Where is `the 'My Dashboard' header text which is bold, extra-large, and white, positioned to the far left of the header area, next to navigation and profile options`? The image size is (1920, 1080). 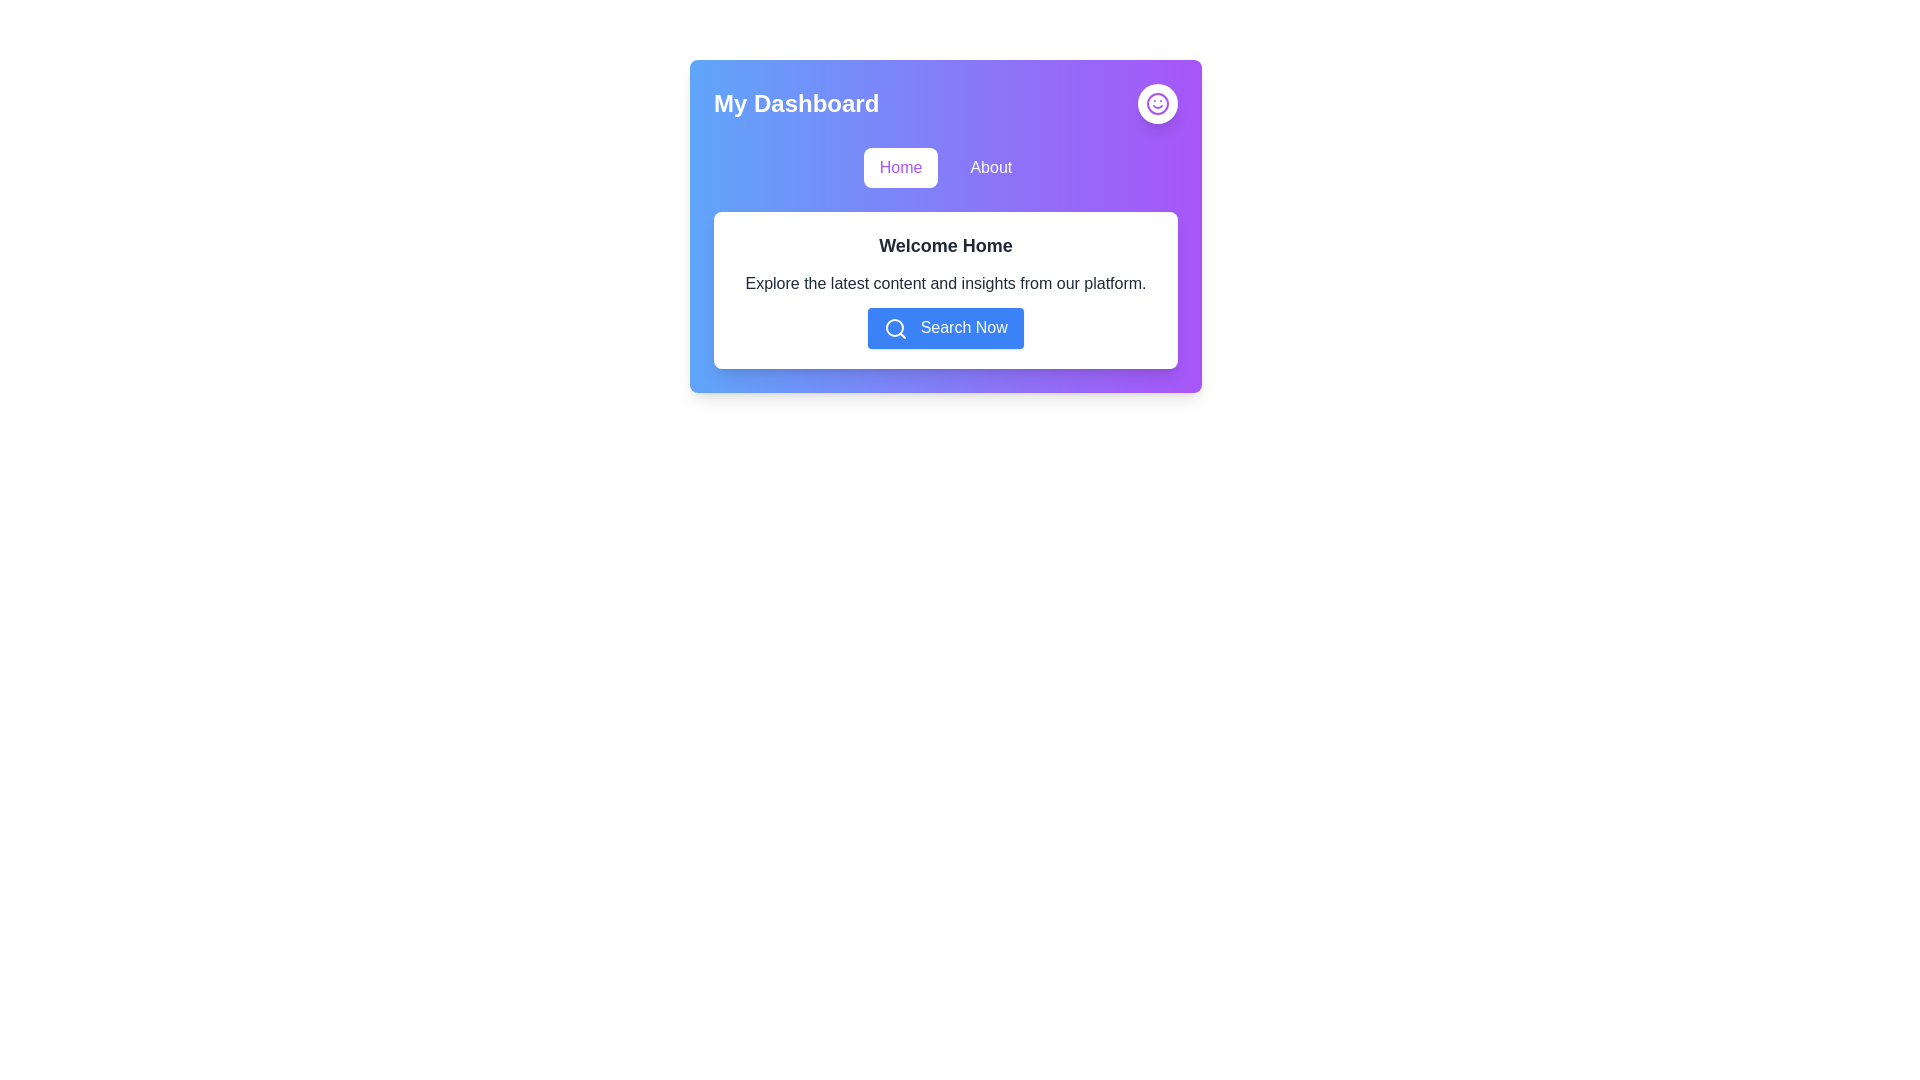 the 'My Dashboard' header text which is bold, extra-large, and white, positioned to the far left of the header area, next to navigation and profile options is located at coordinates (795, 104).